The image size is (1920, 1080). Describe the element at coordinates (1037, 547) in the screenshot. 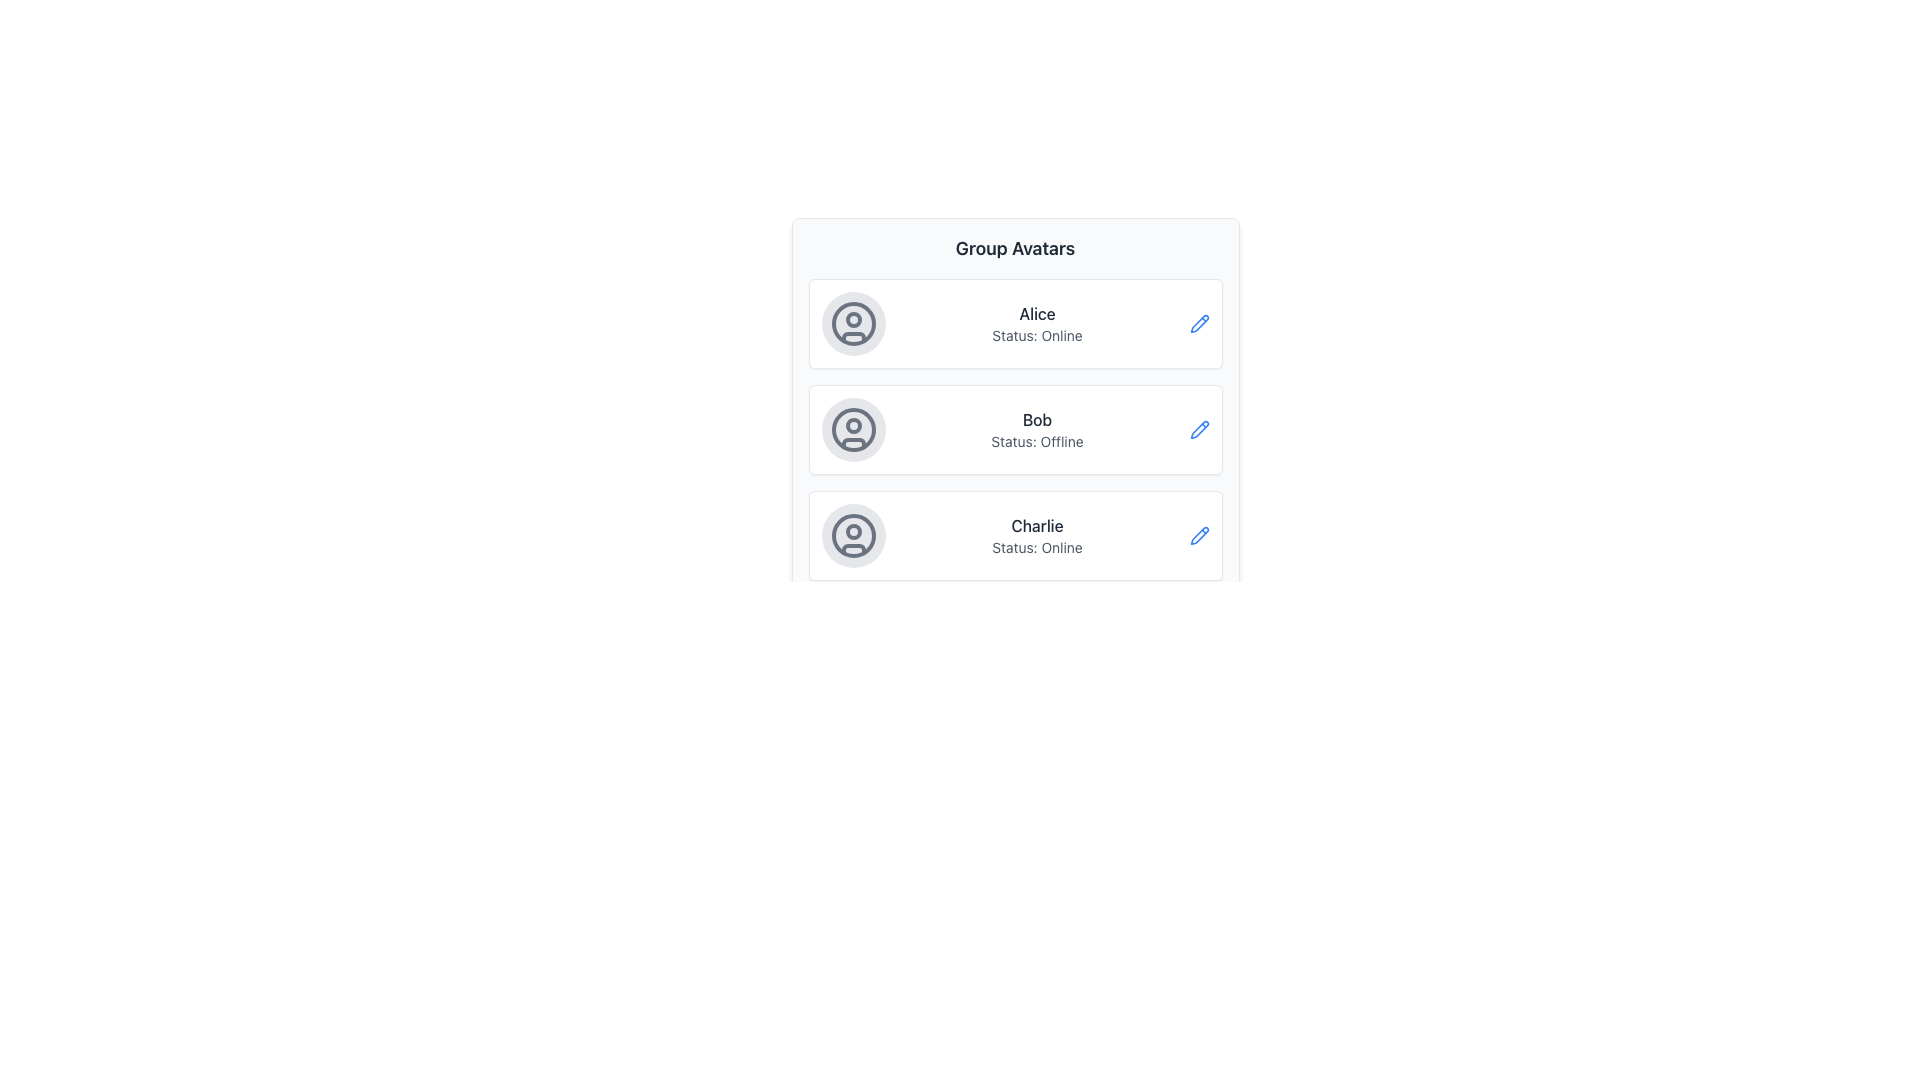

I see `the text label displaying 'Status: Online', which is styled with a small font size and gray color, located below the name 'Charlie' in the interface` at that location.